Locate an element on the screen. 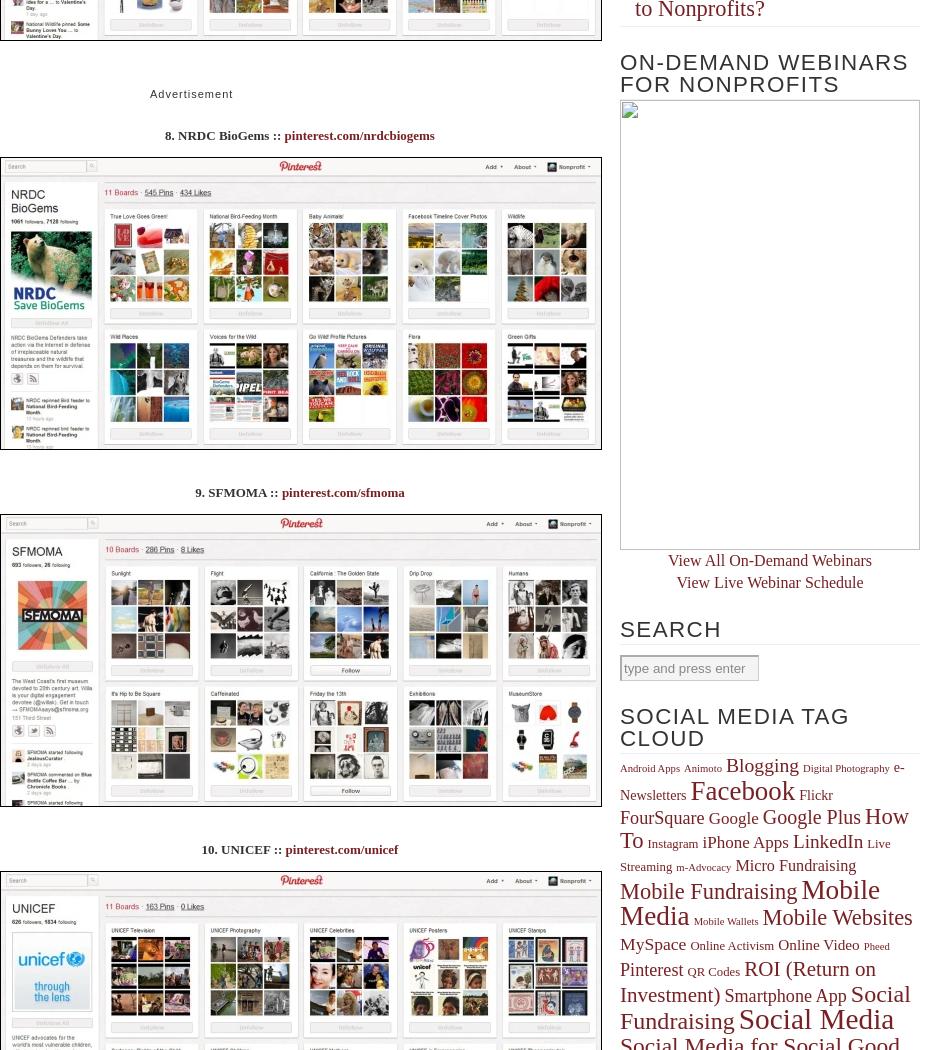  'Online Activism' is located at coordinates (732, 945).